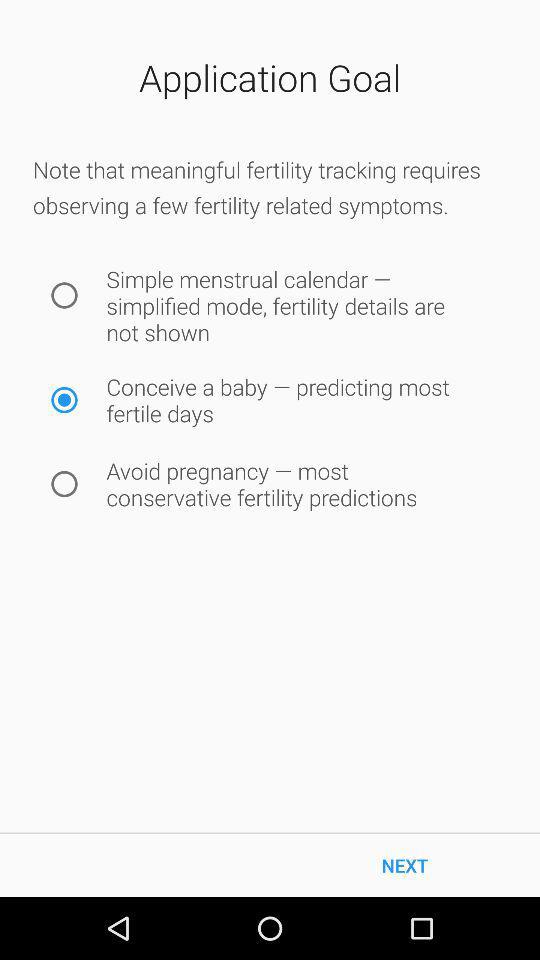 The width and height of the screenshot is (540, 960). What do you see at coordinates (64, 399) in the screenshot?
I see `icon to the left of the conceive a baby icon` at bounding box center [64, 399].